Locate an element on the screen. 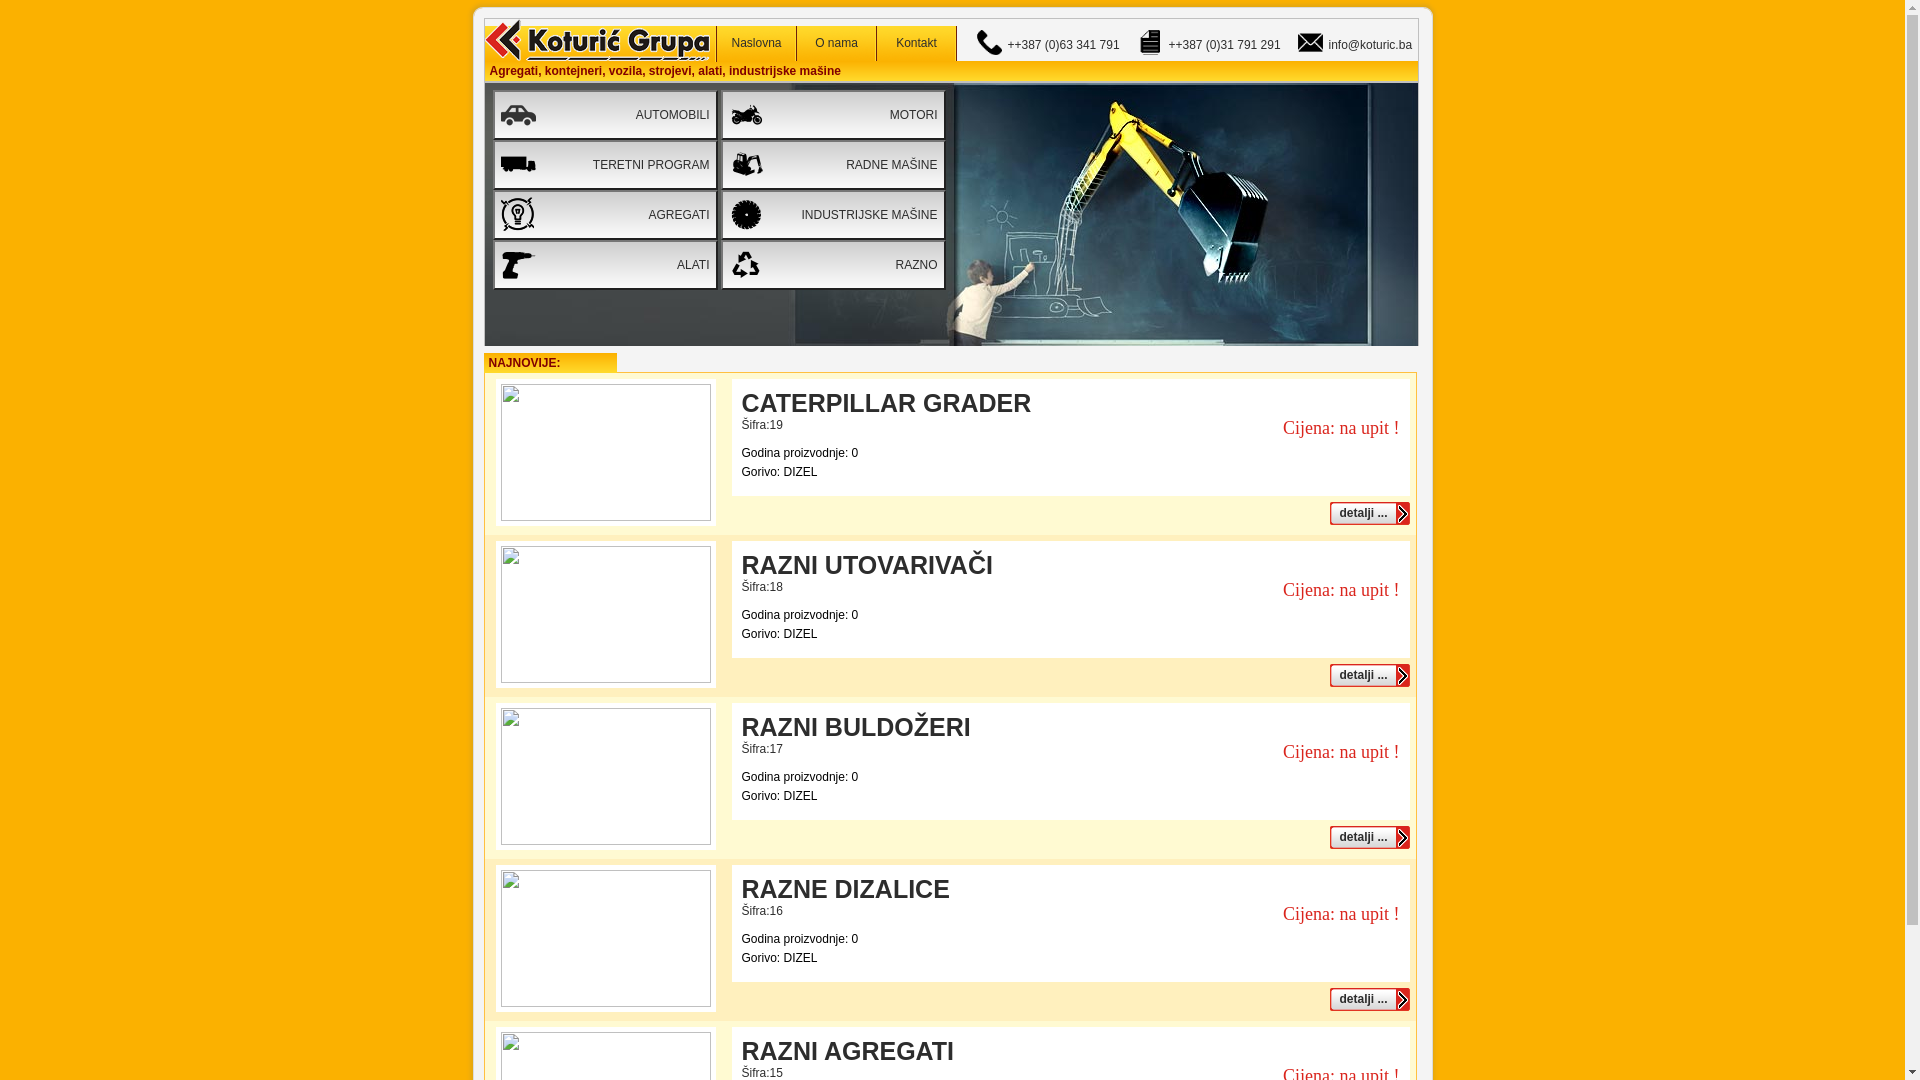 The image size is (1920, 1080). 'O nama' is located at coordinates (835, 43).